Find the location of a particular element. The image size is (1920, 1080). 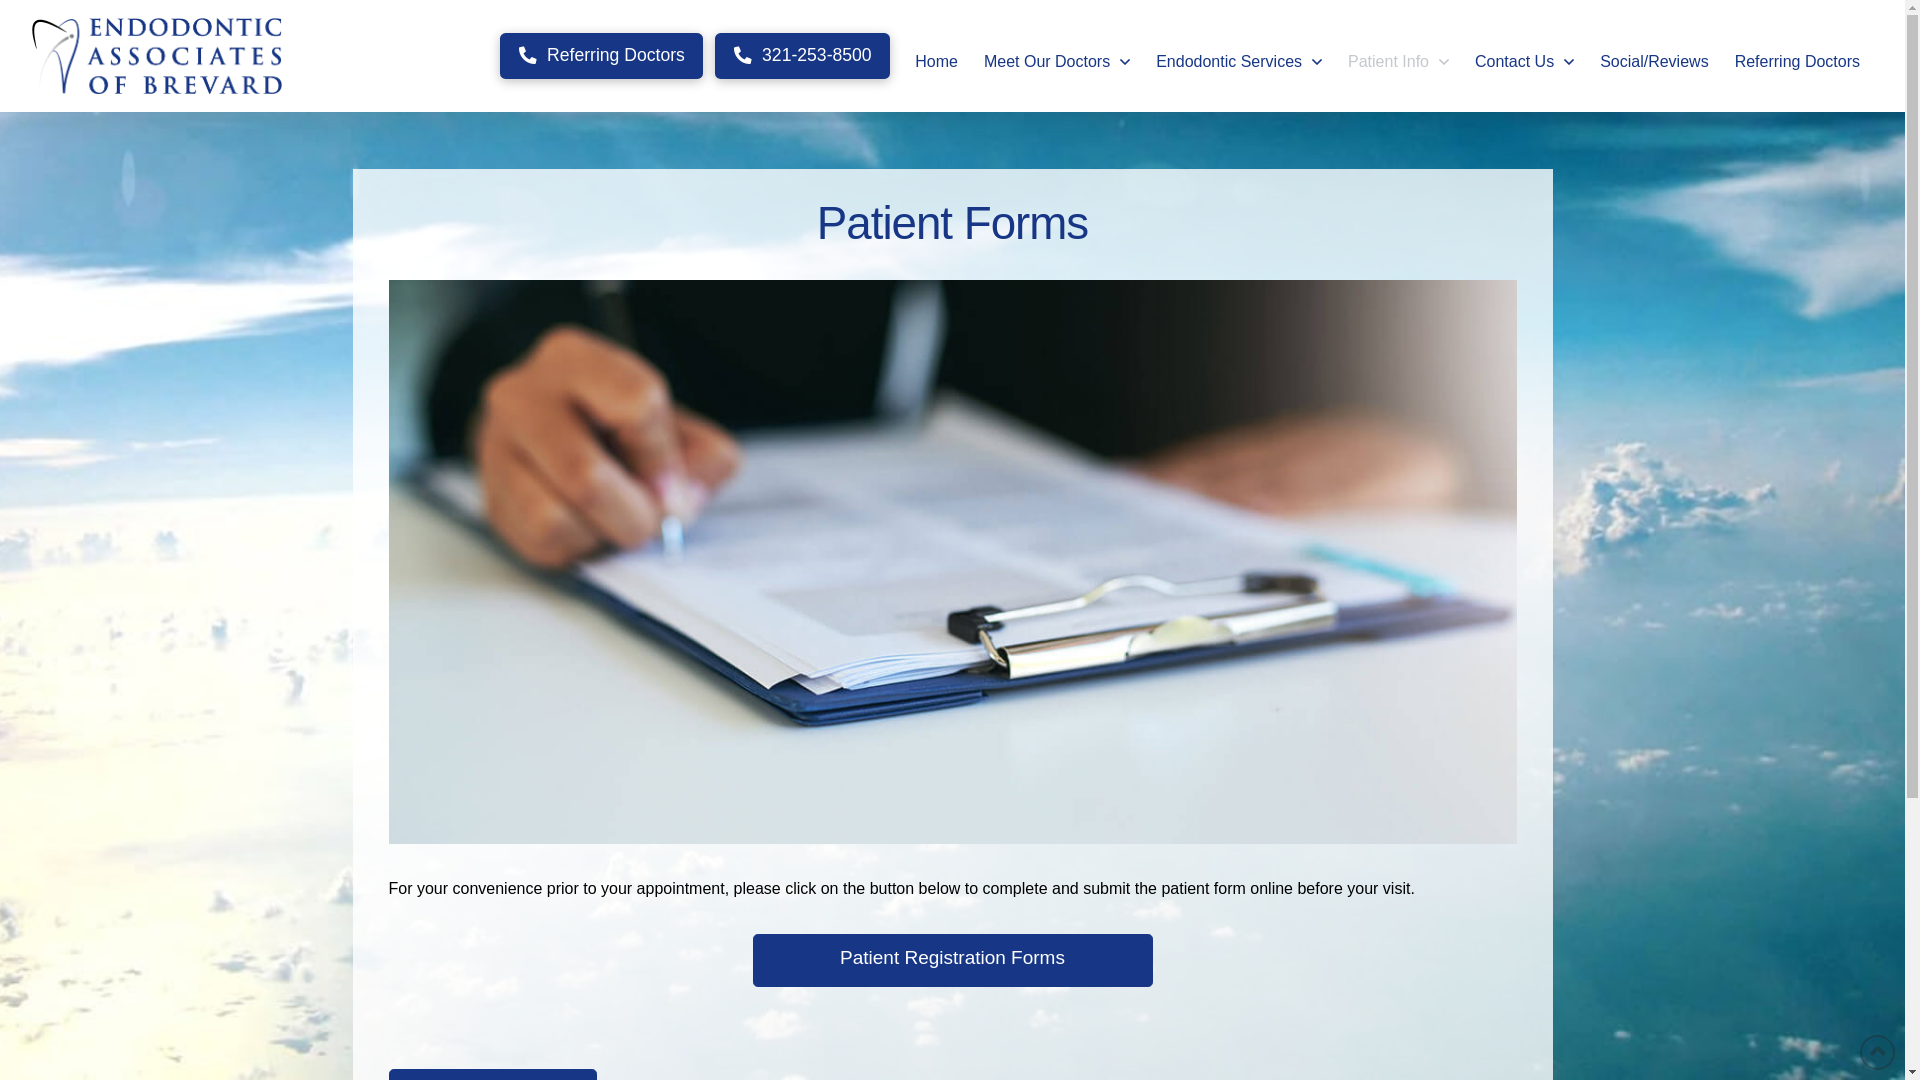

'Social/Reviews' is located at coordinates (1654, 55).